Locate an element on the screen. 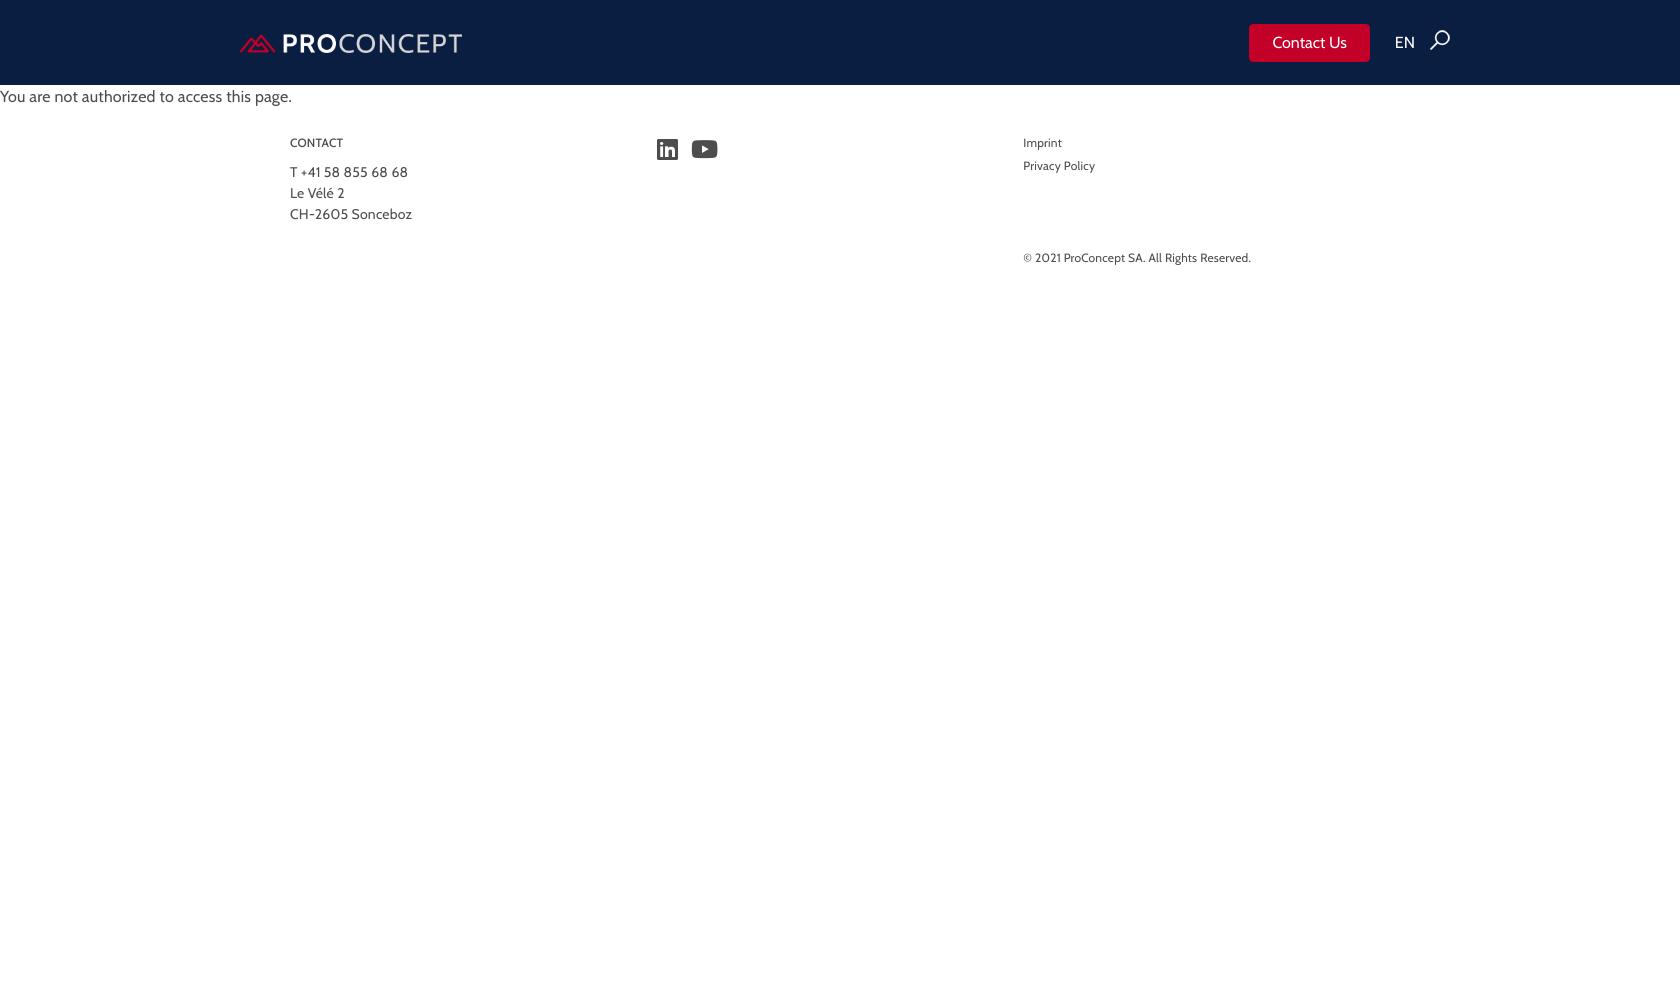 This screenshot has height=1000, width=1680. 'en' is located at coordinates (1394, 41).